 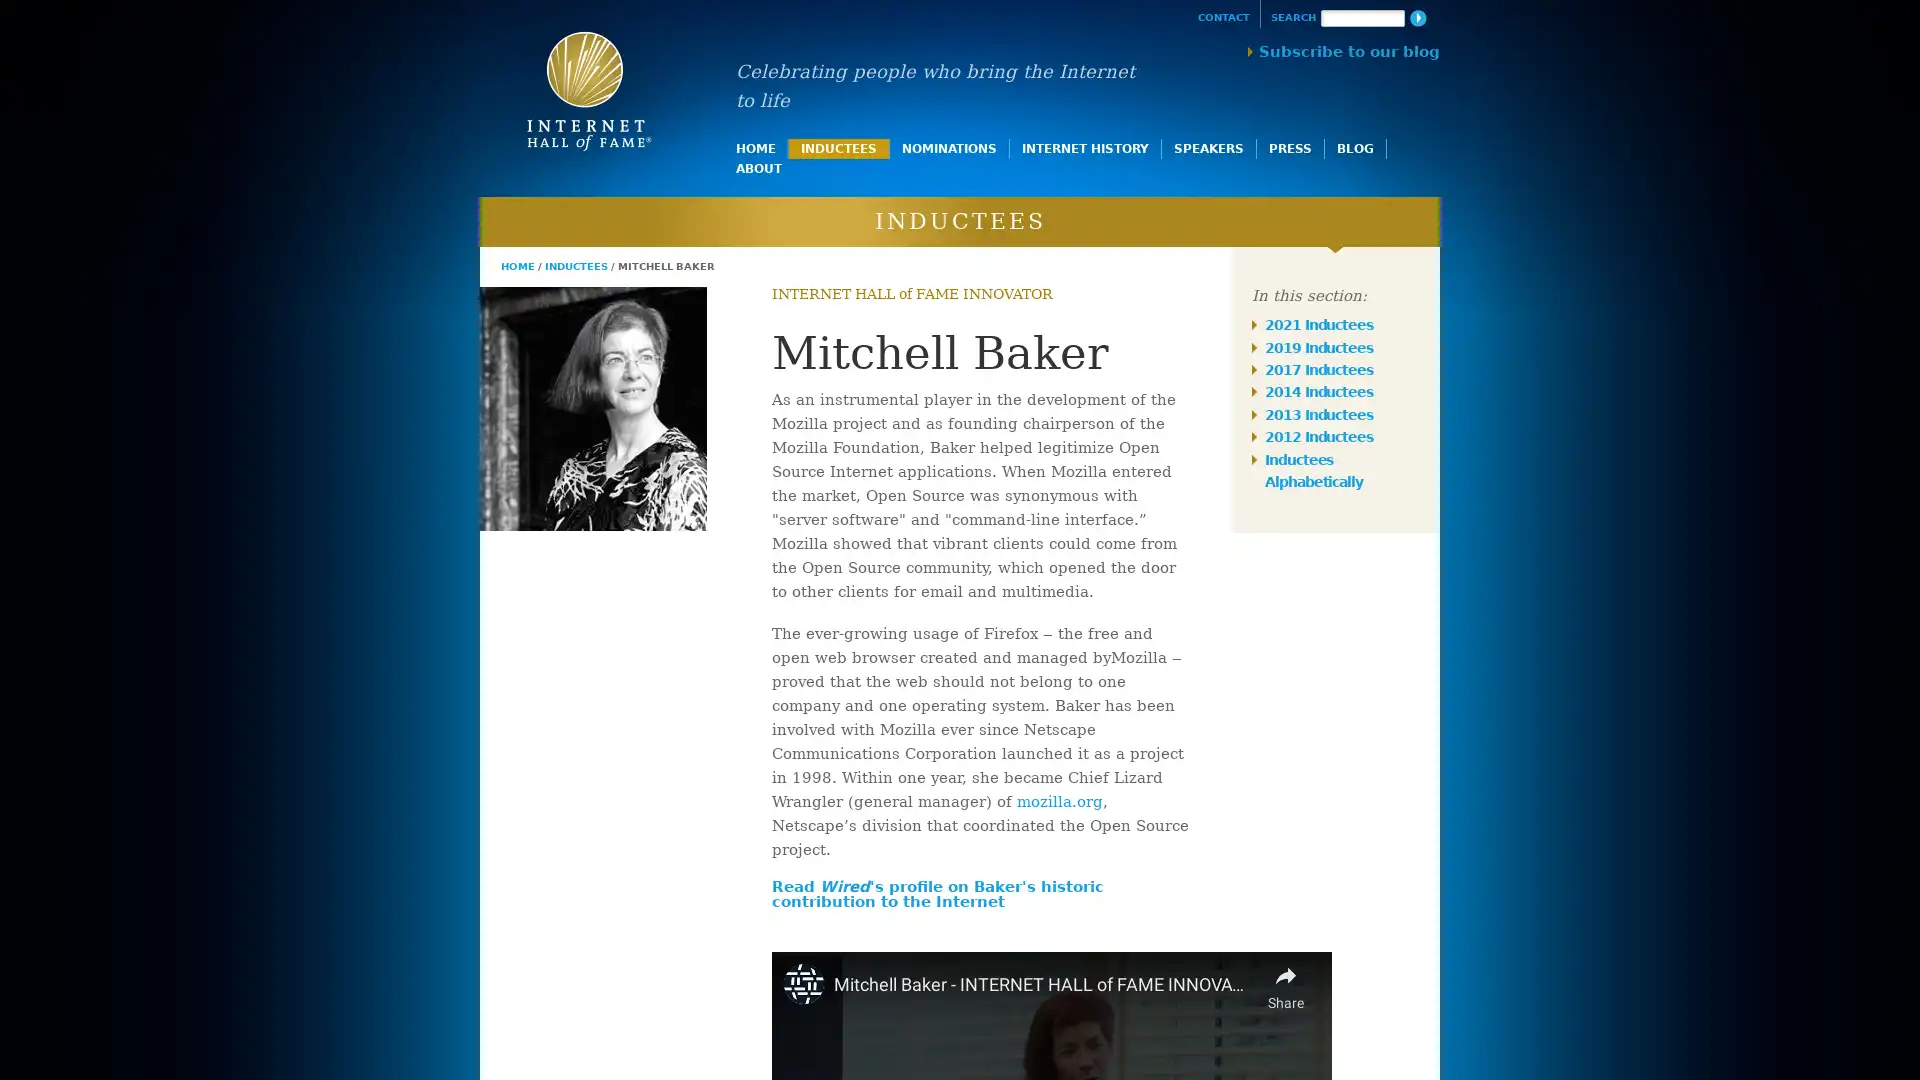 I want to click on Search, so click(x=1416, y=18).